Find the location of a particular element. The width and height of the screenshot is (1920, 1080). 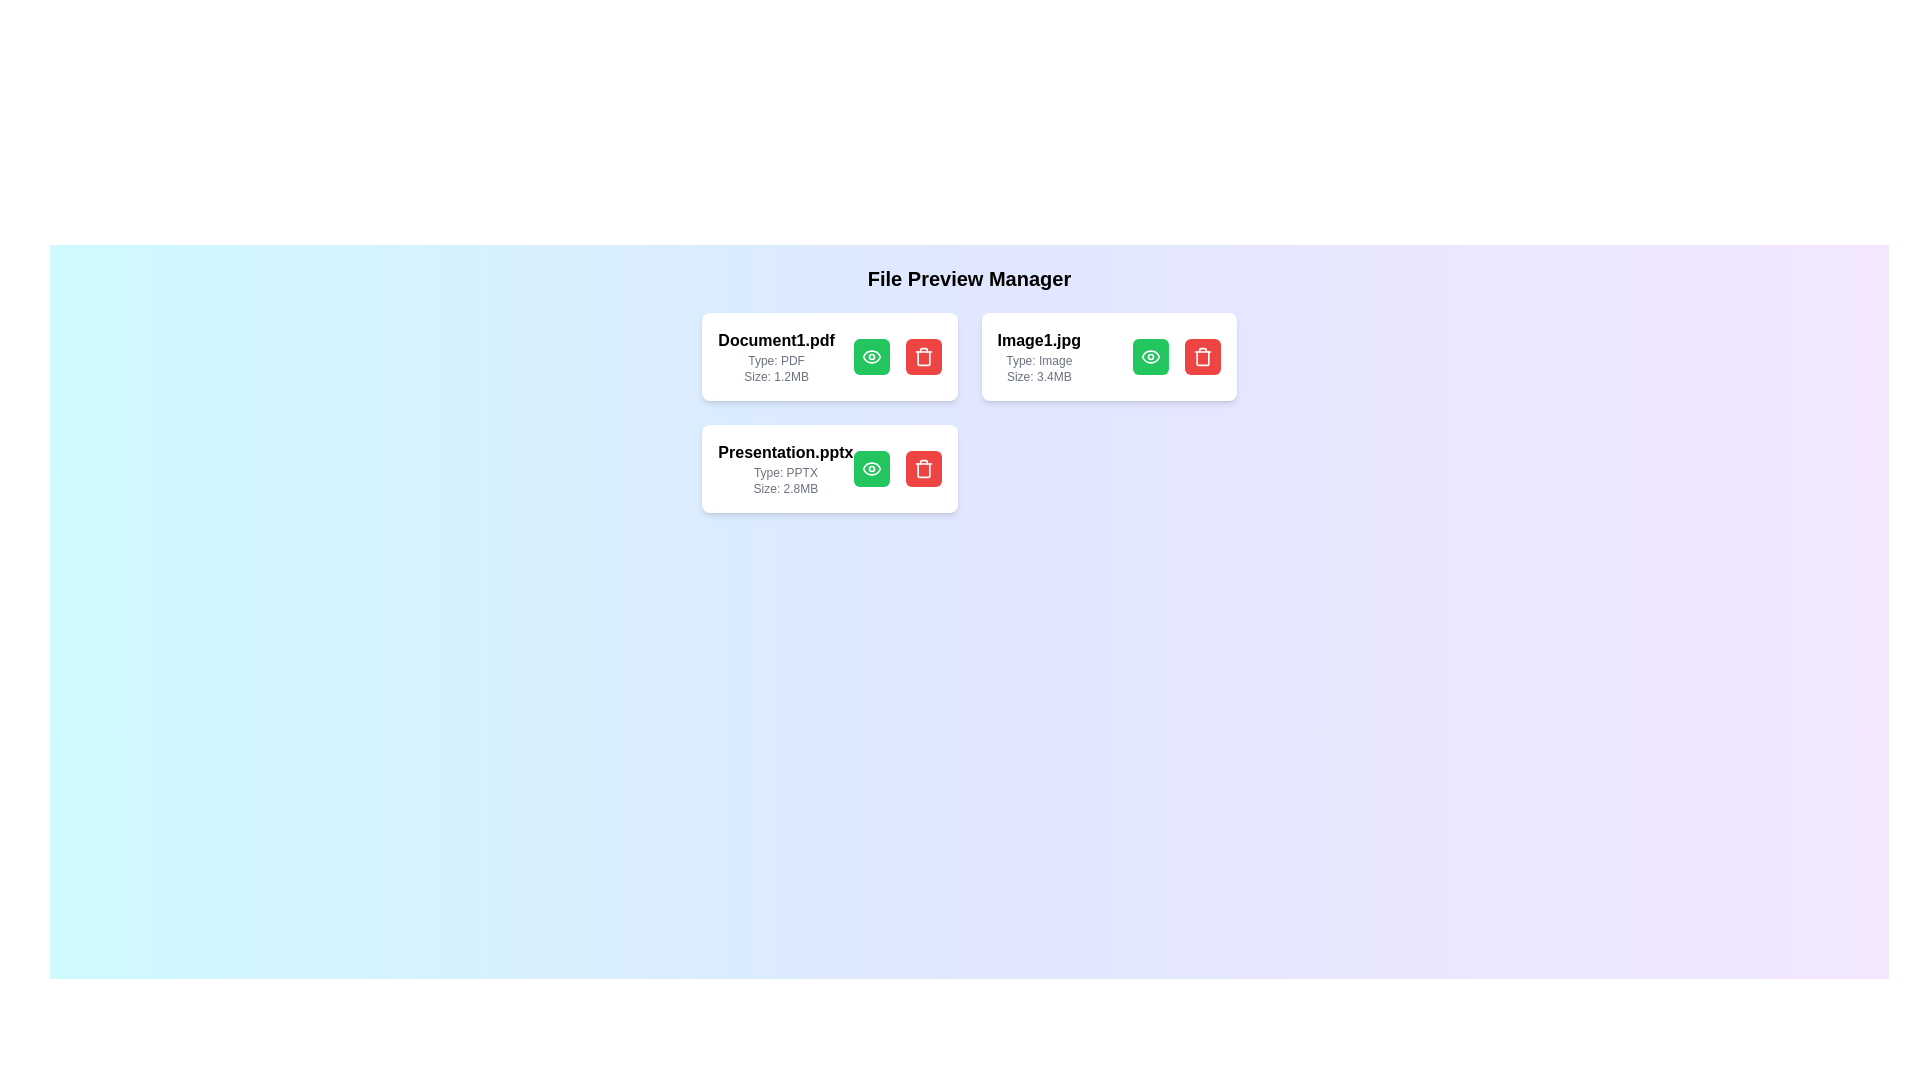

the red button with a trash icon to initiate a delete action is located at coordinates (922, 356).